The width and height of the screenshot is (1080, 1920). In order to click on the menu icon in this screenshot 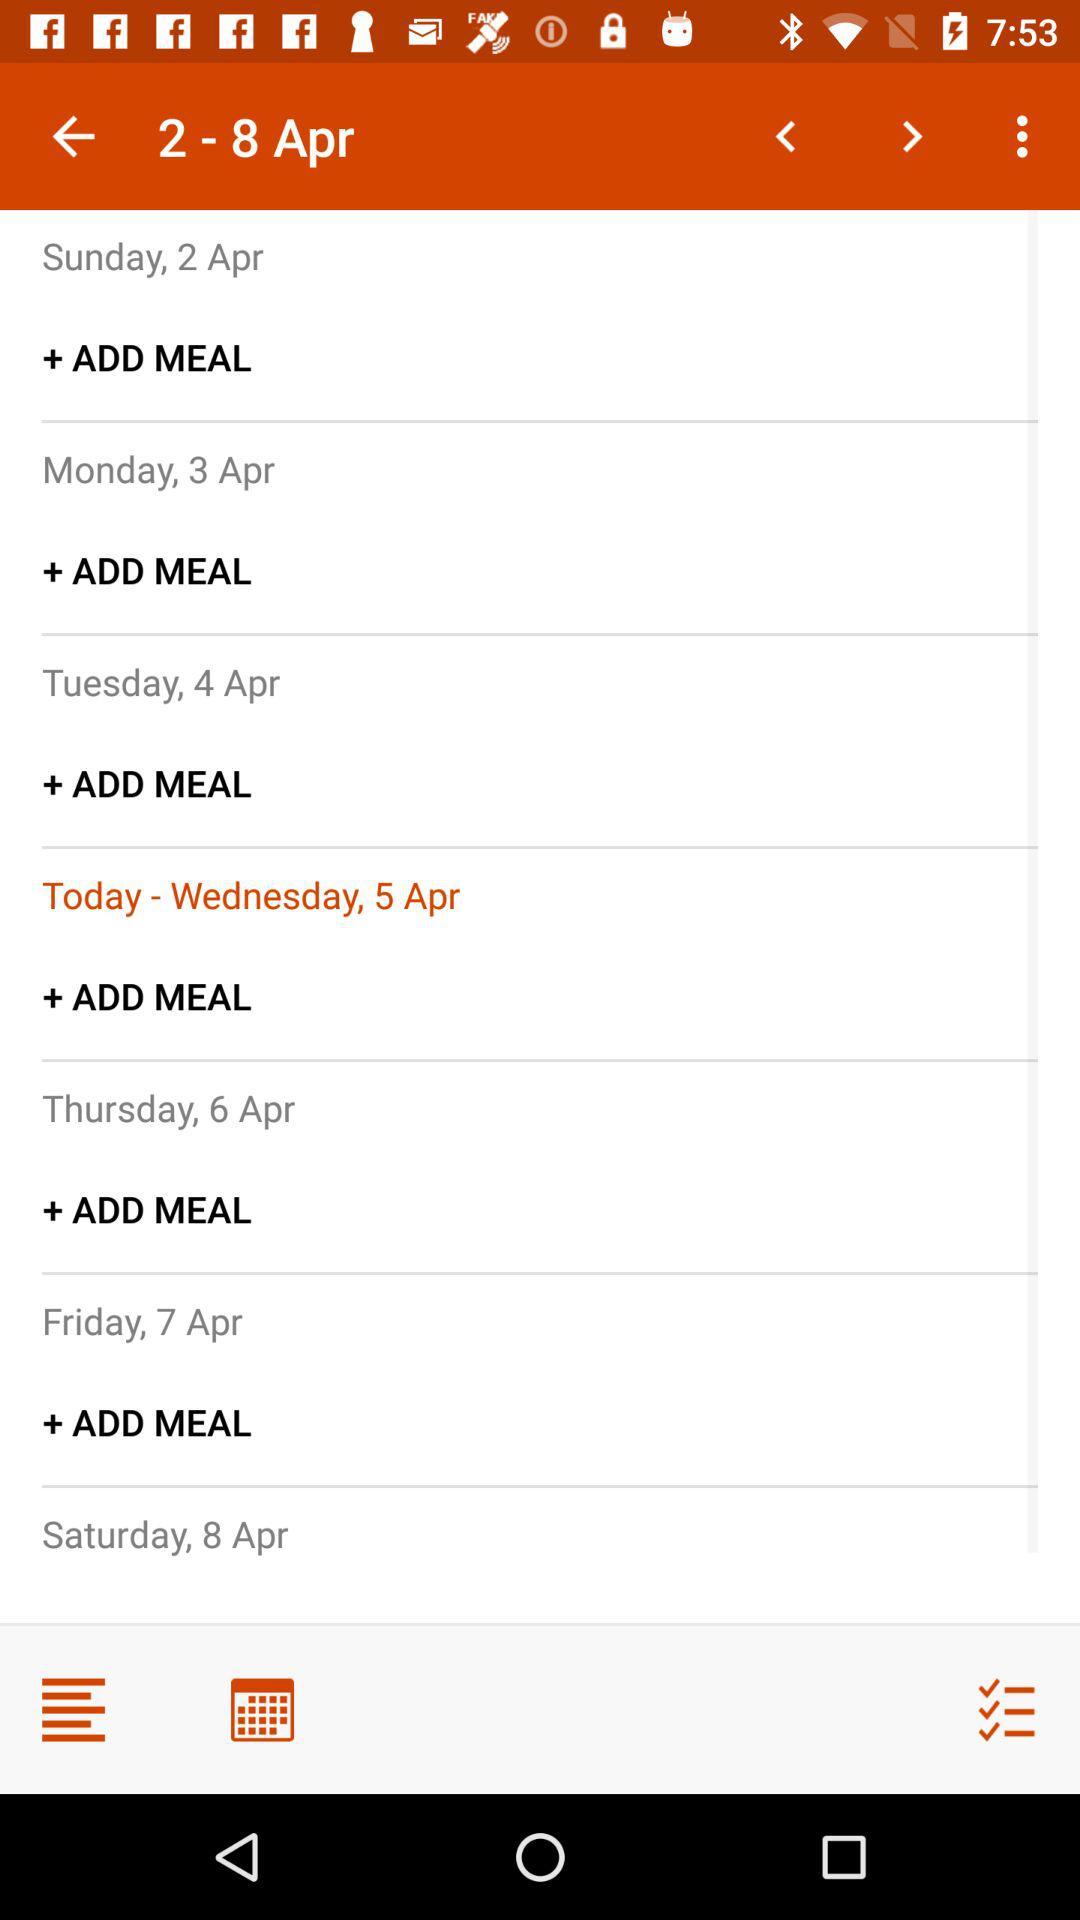, I will do `click(72, 1708)`.